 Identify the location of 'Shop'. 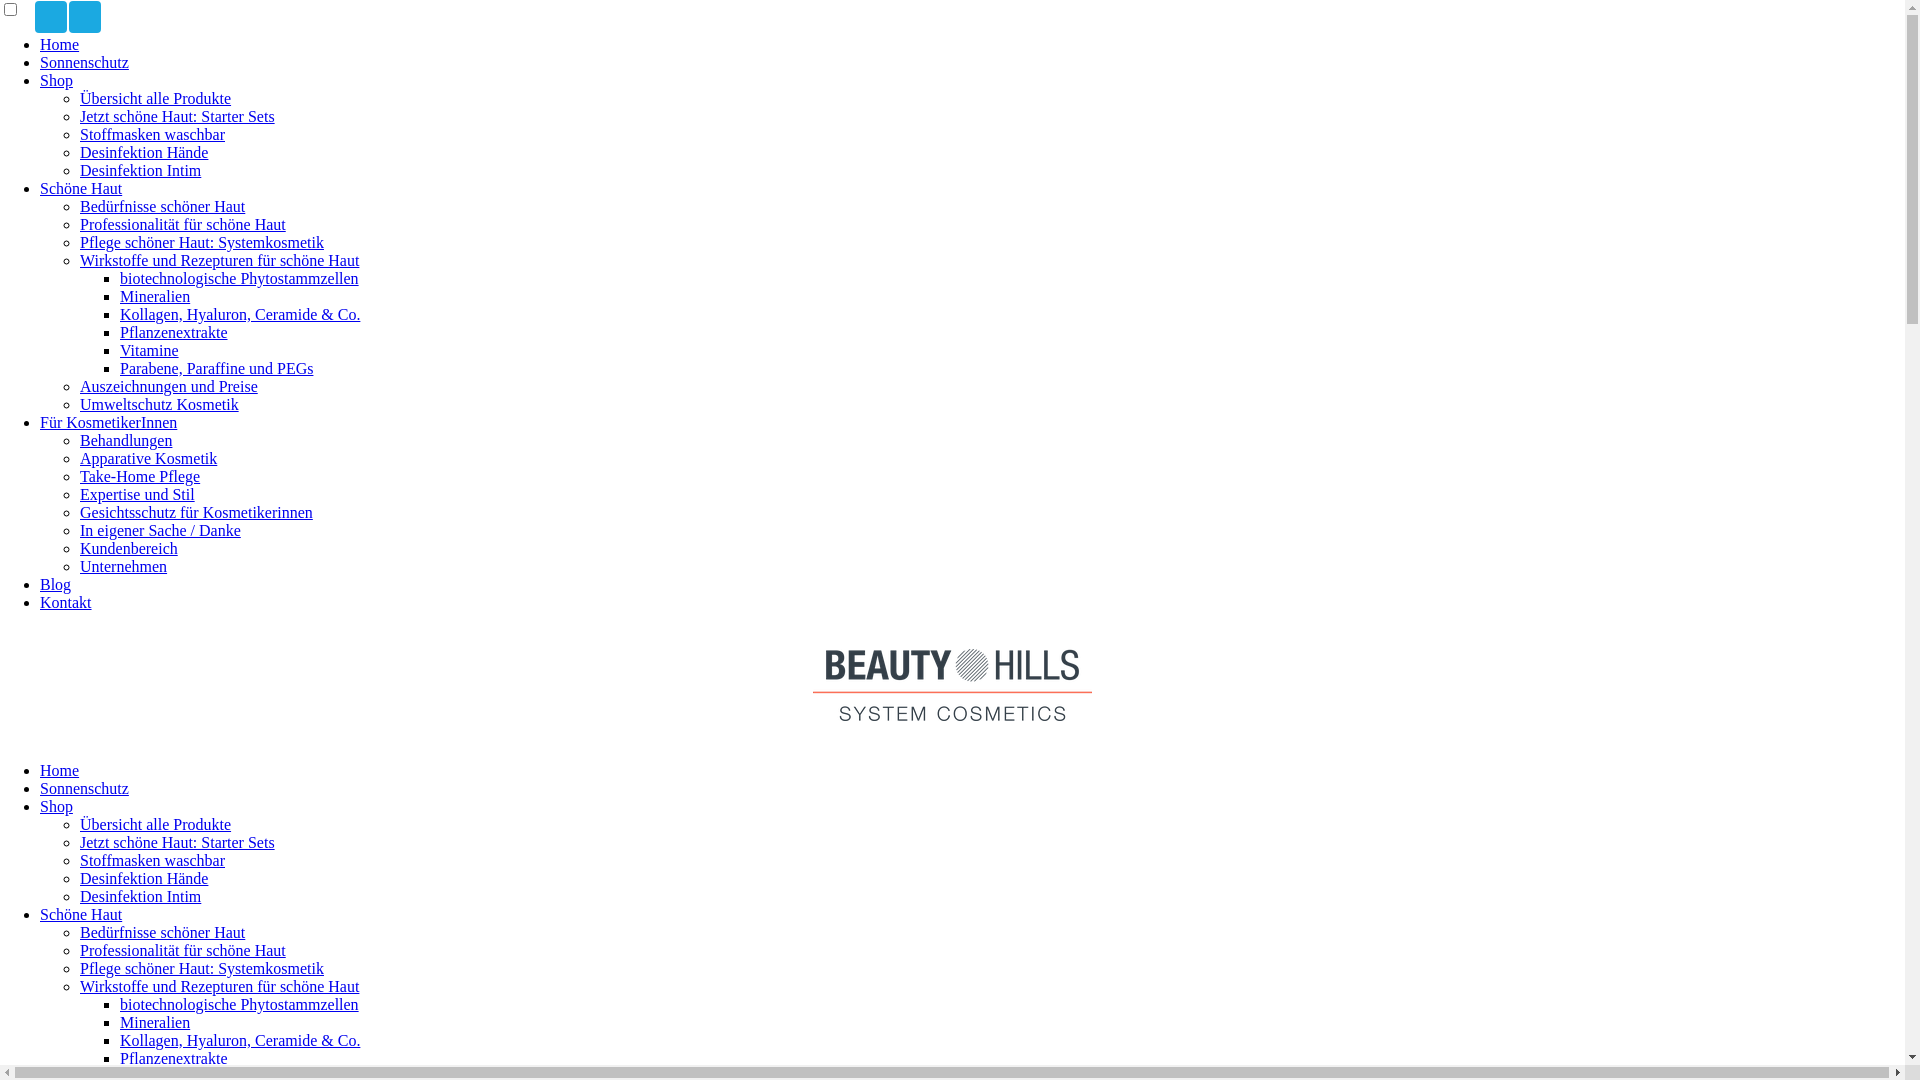
(56, 805).